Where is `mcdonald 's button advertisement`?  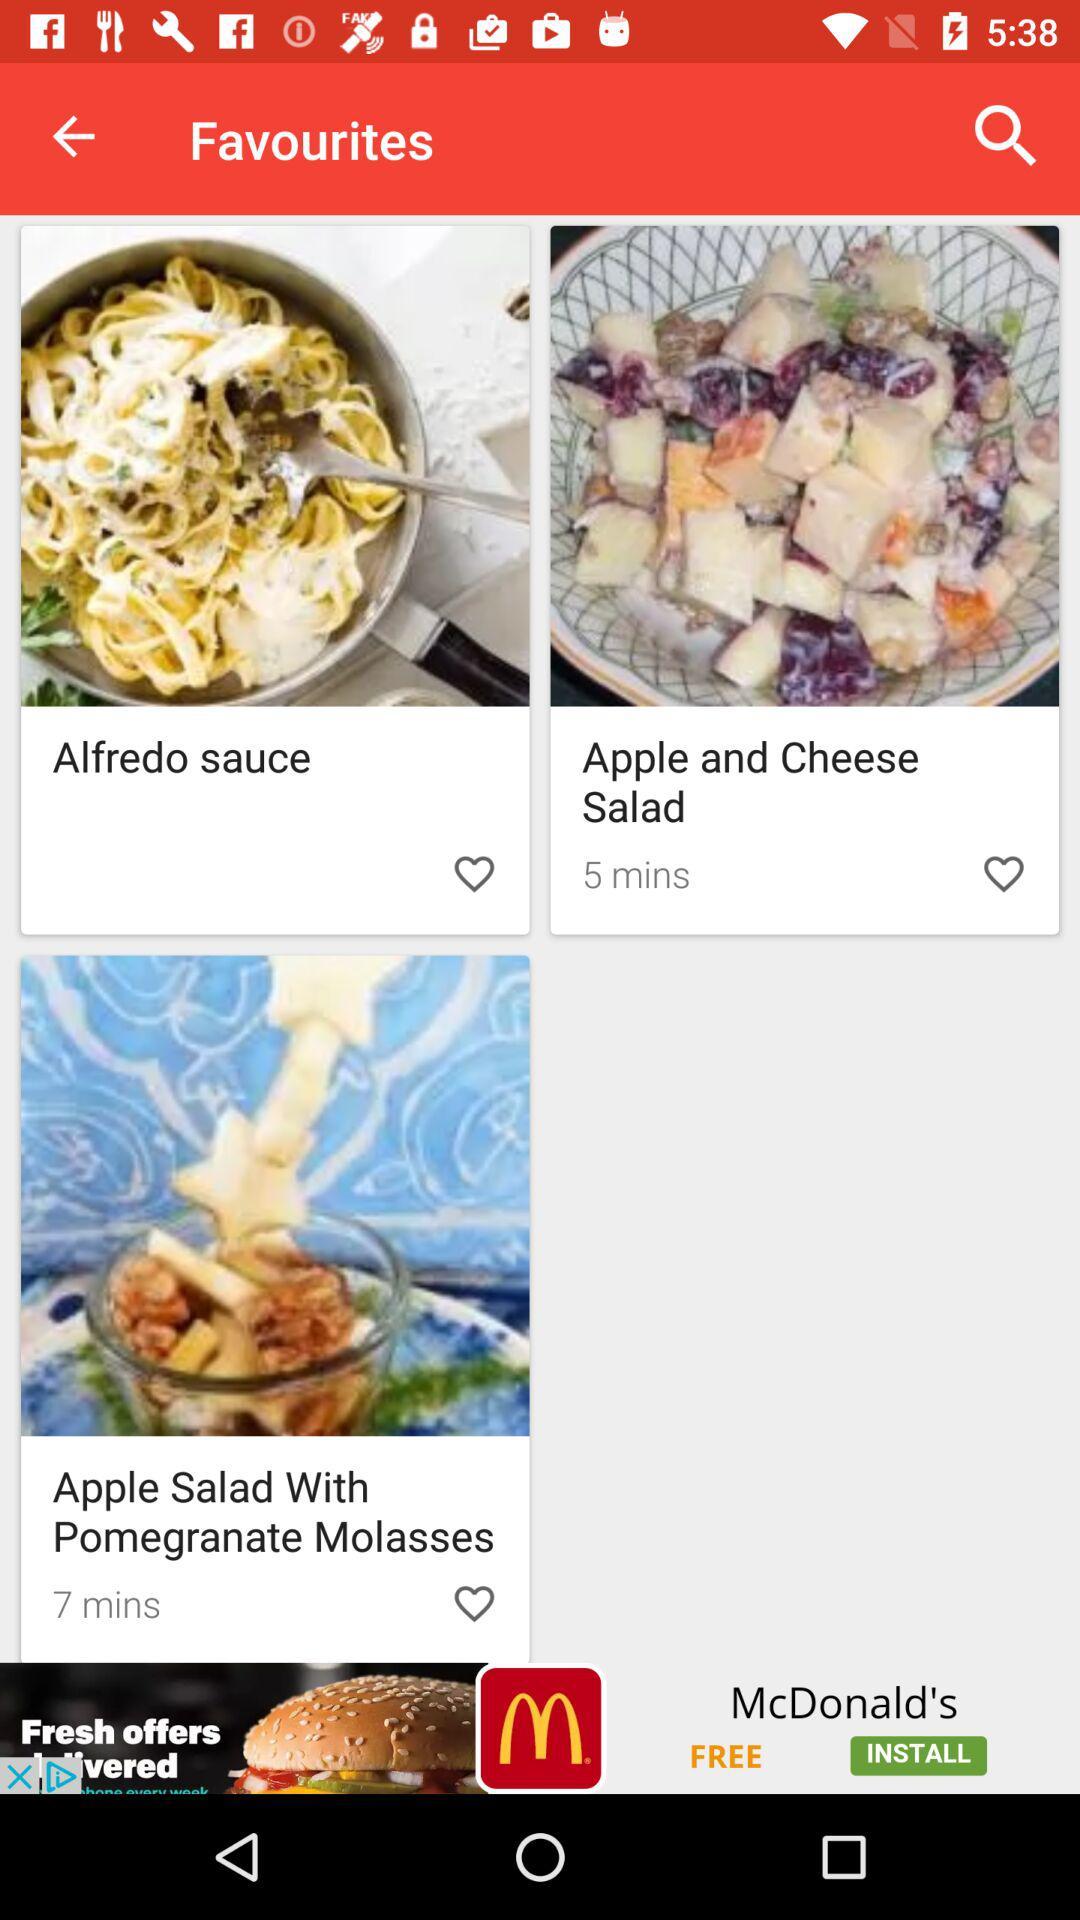 mcdonald 's button advertisement is located at coordinates (540, 1727).